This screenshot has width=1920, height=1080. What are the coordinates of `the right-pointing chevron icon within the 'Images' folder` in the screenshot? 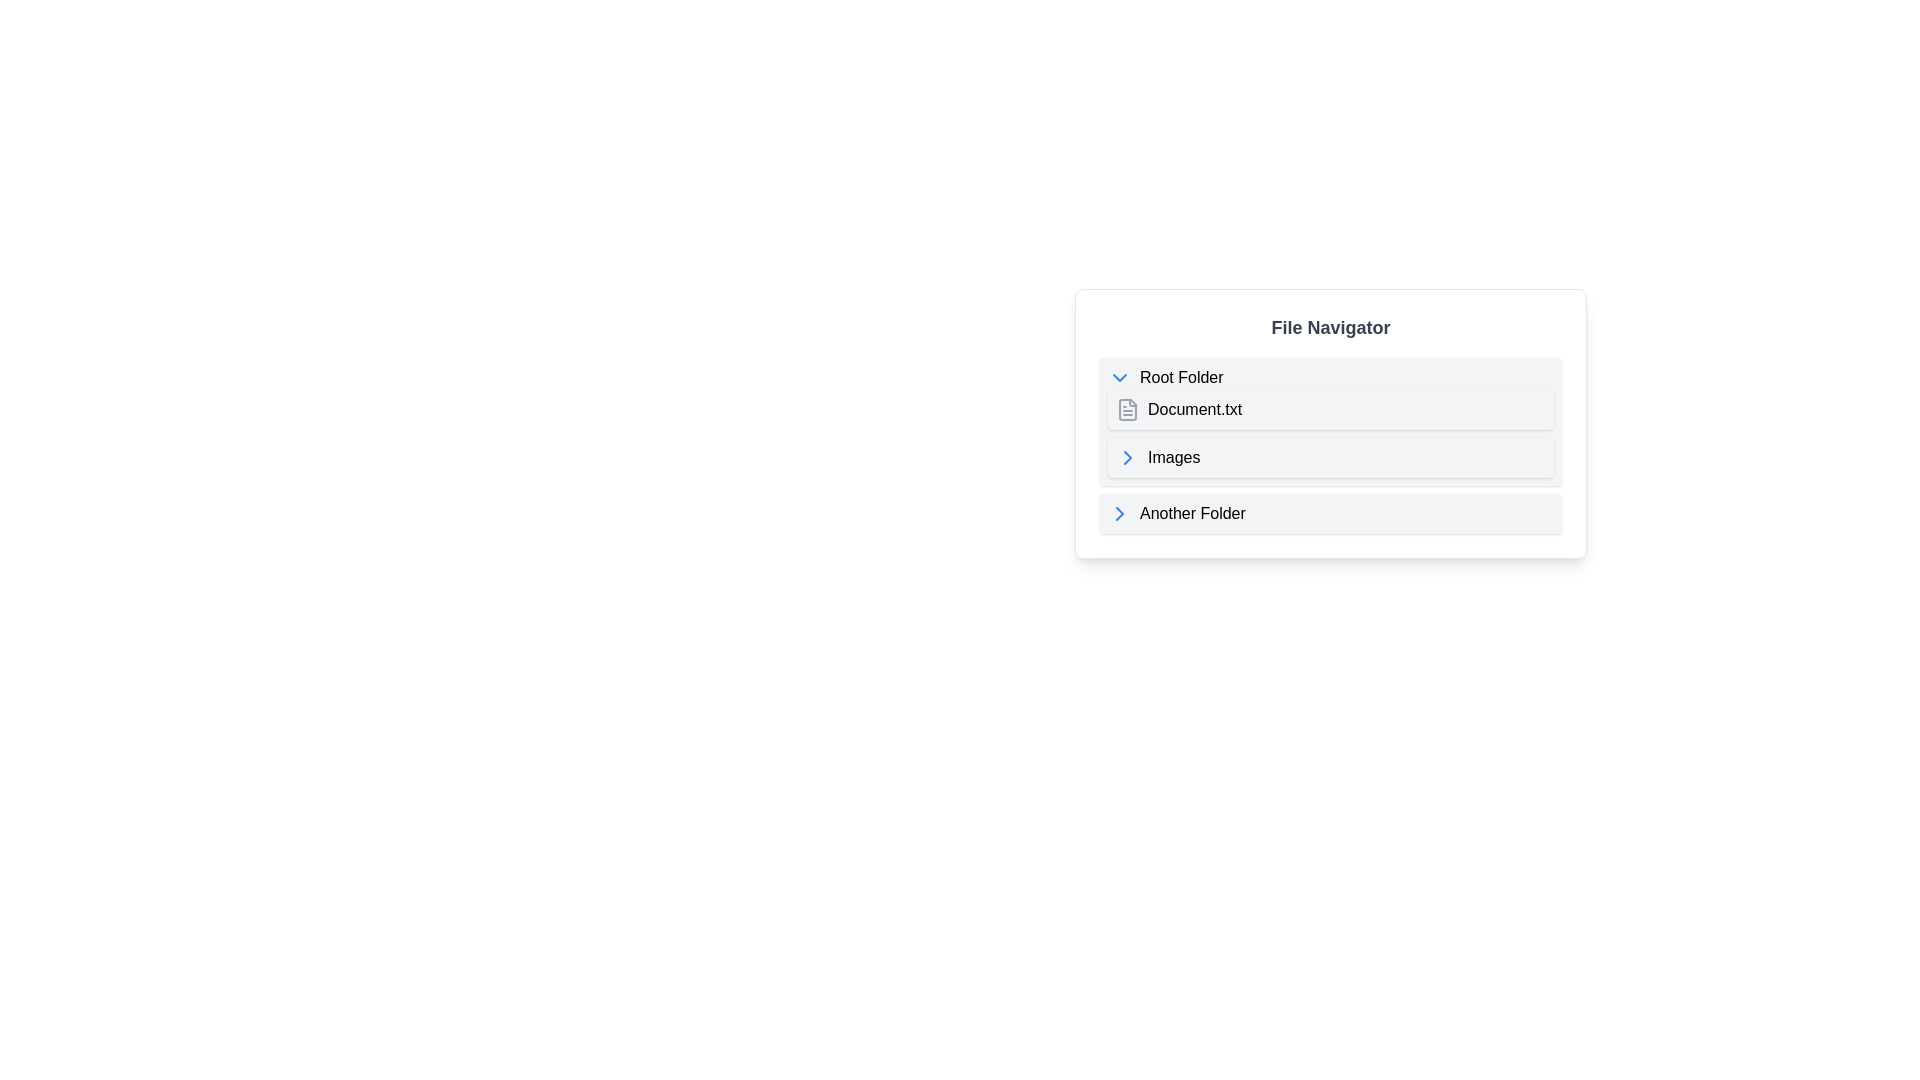 It's located at (1128, 458).